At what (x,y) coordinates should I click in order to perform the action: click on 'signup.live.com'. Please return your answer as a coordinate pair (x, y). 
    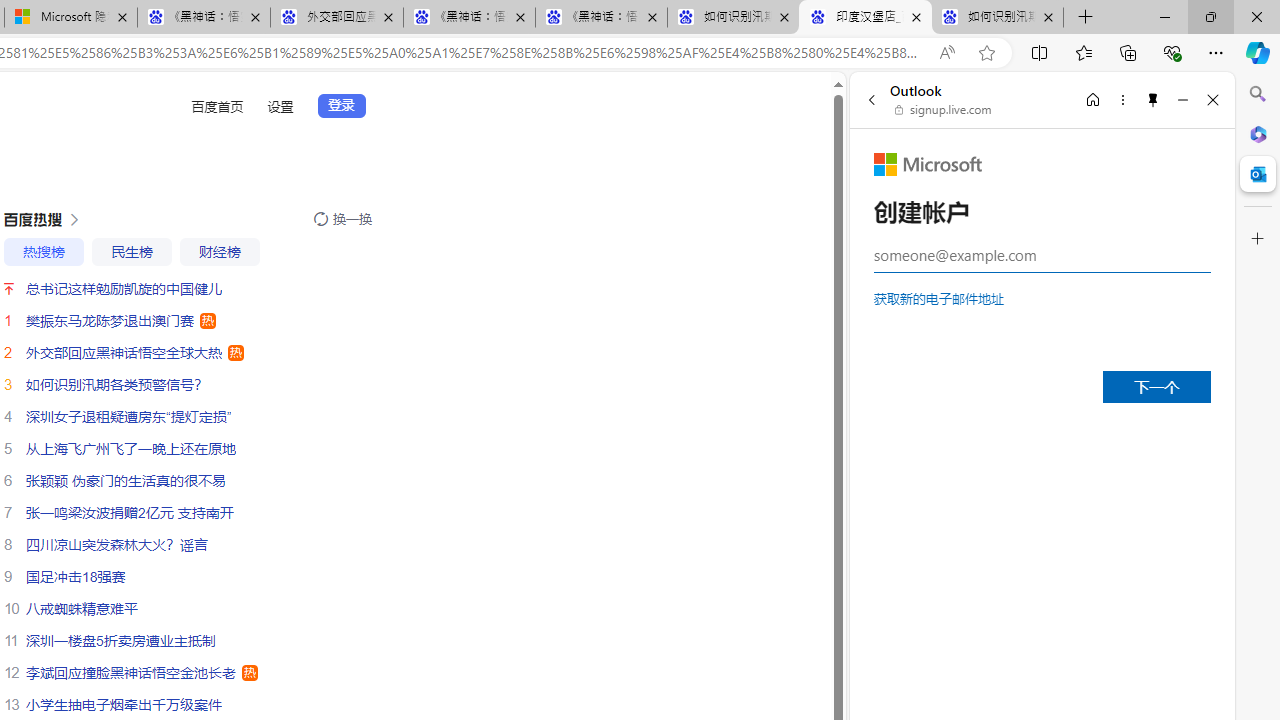
    Looking at the image, I should click on (943, 110).